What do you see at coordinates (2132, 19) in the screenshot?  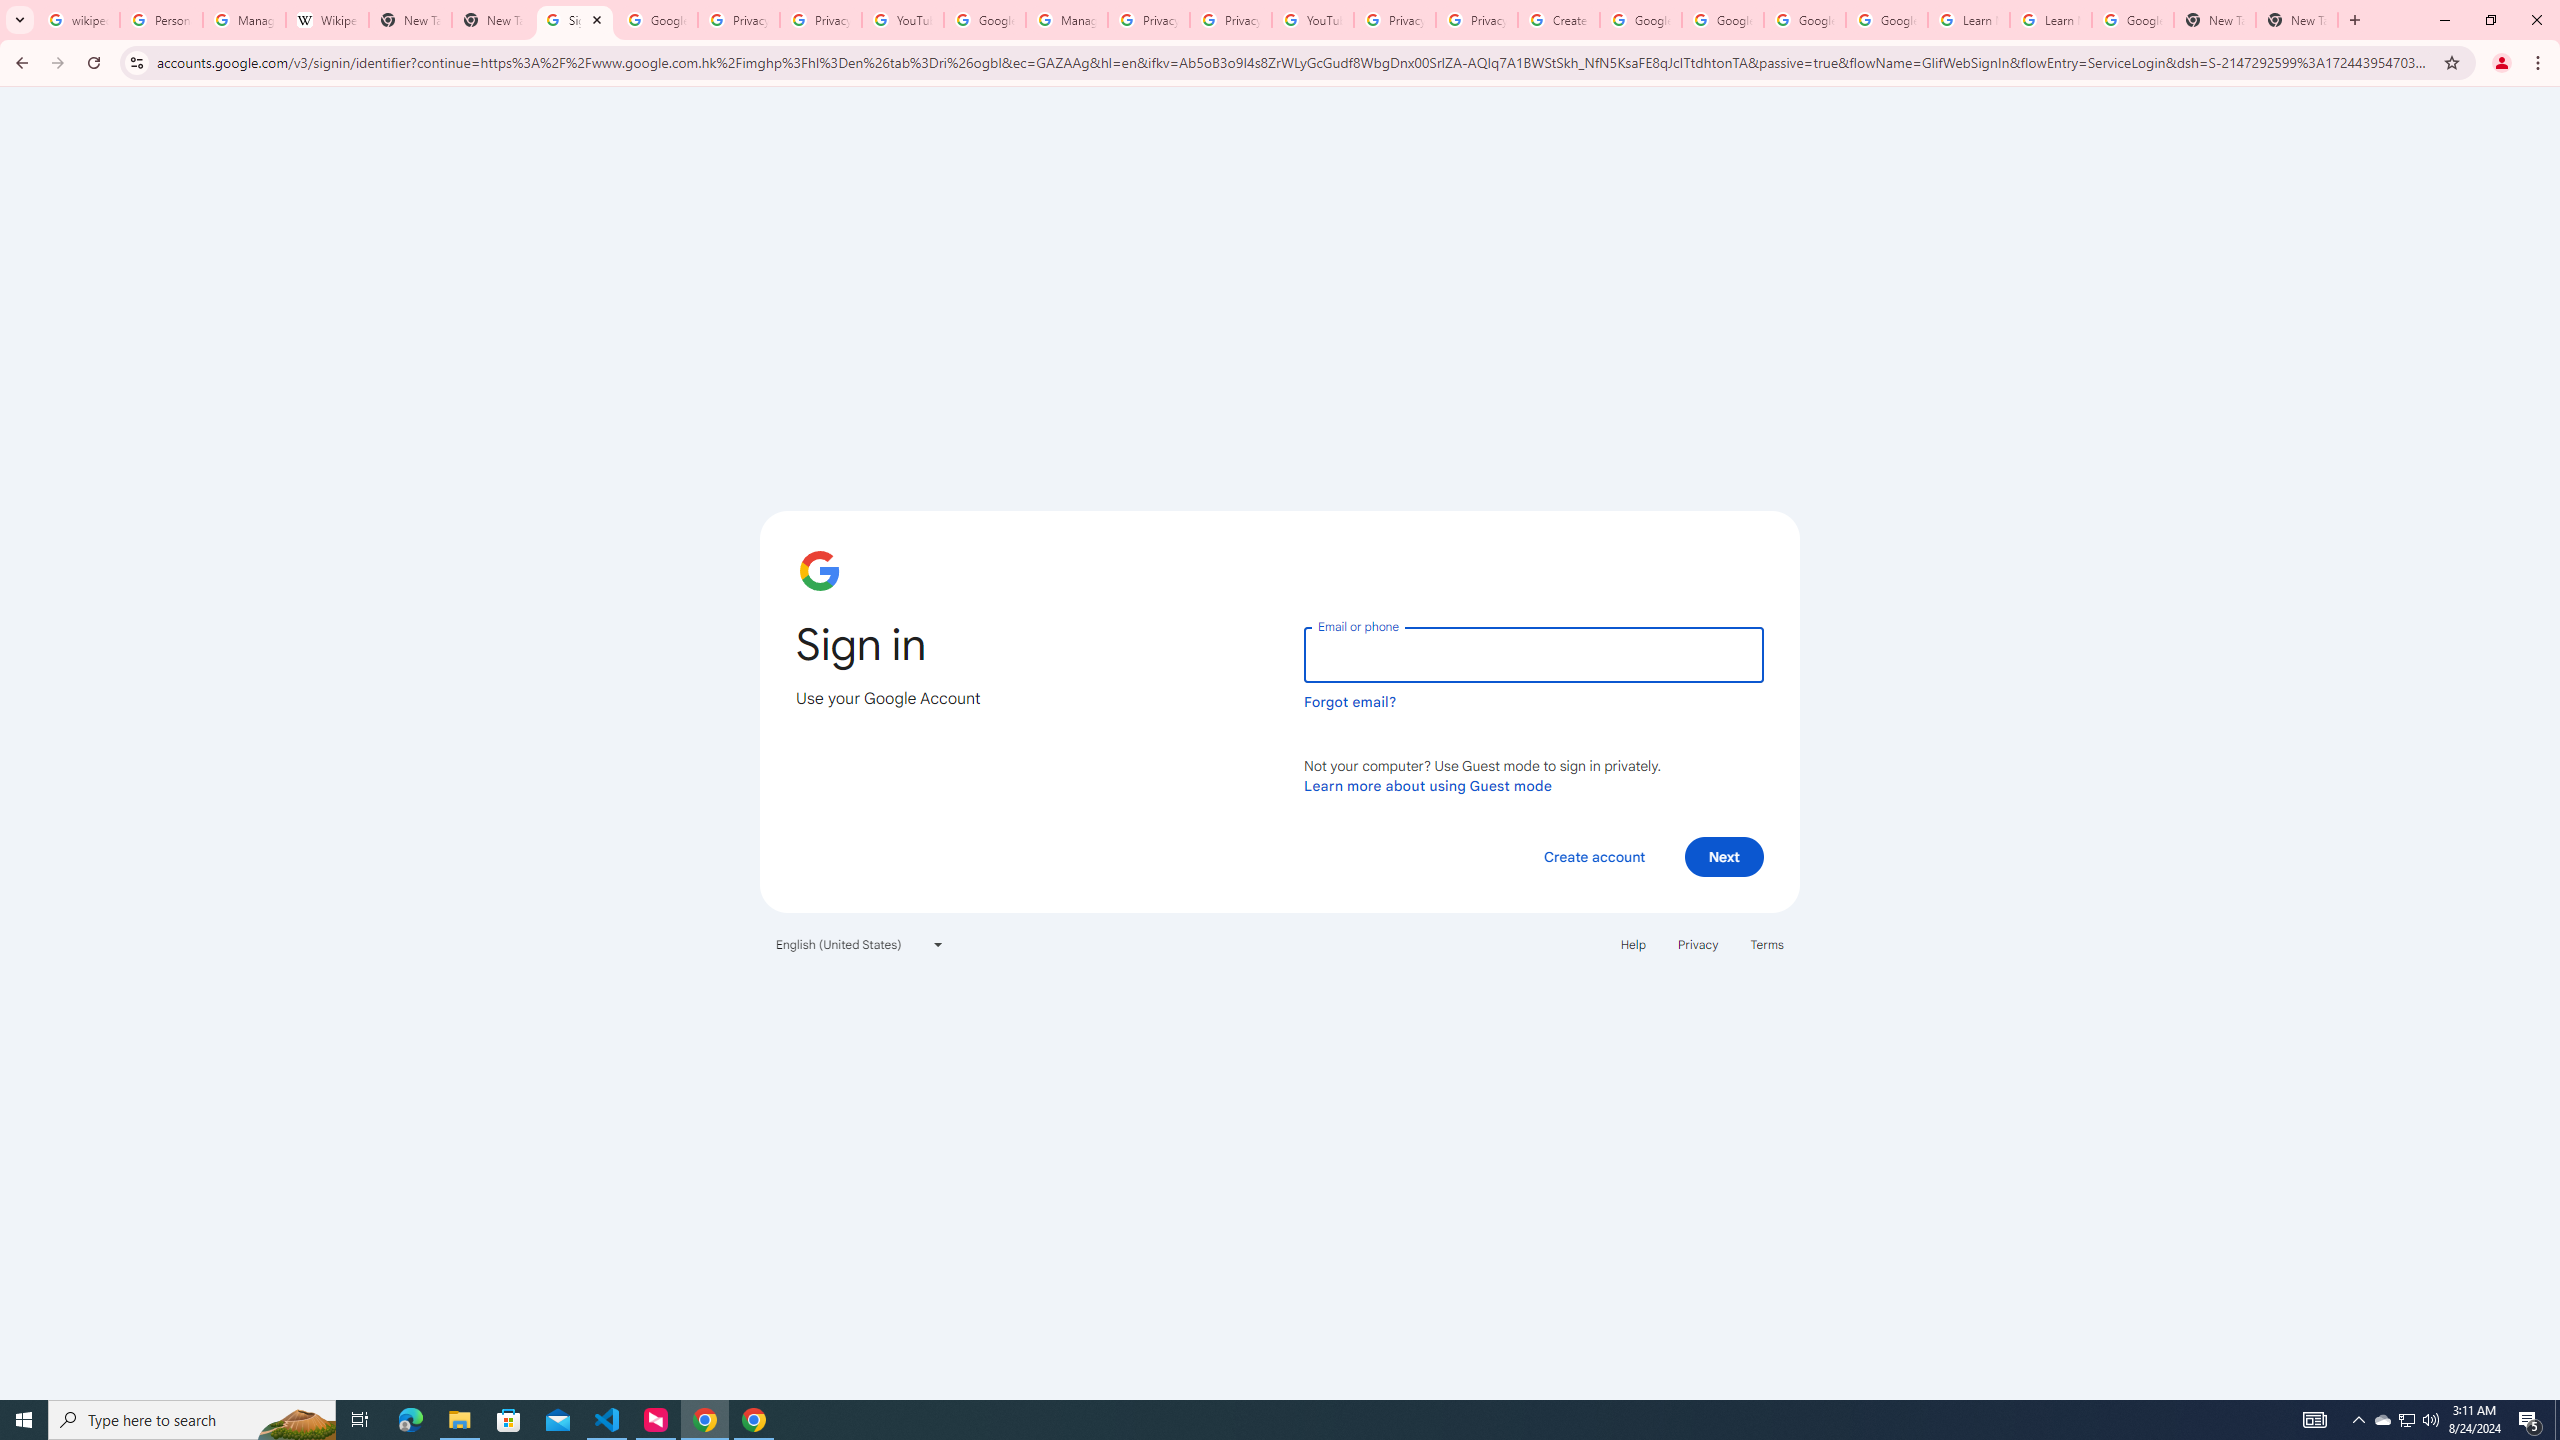 I see `'Google Account'` at bounding box center [2132, 19].